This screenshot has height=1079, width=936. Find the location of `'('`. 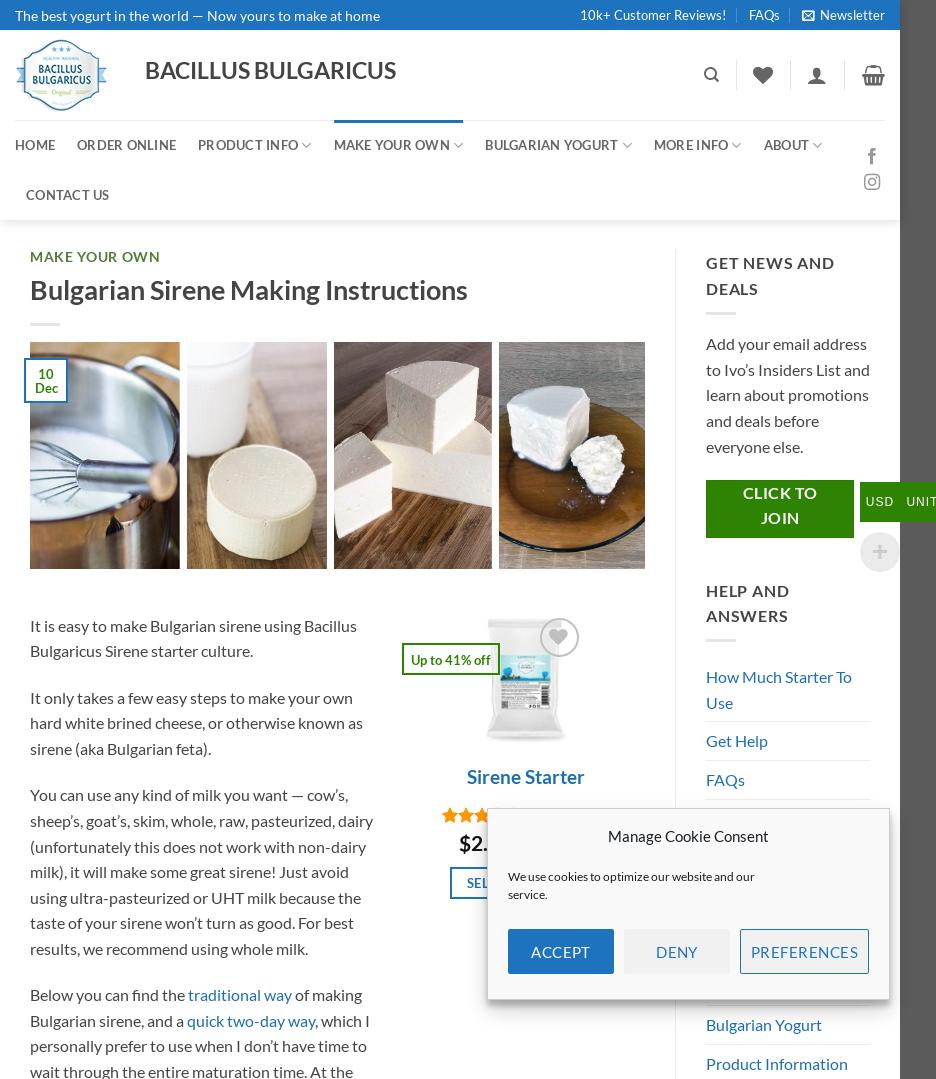

'(' is located at coordinates (526, 813).